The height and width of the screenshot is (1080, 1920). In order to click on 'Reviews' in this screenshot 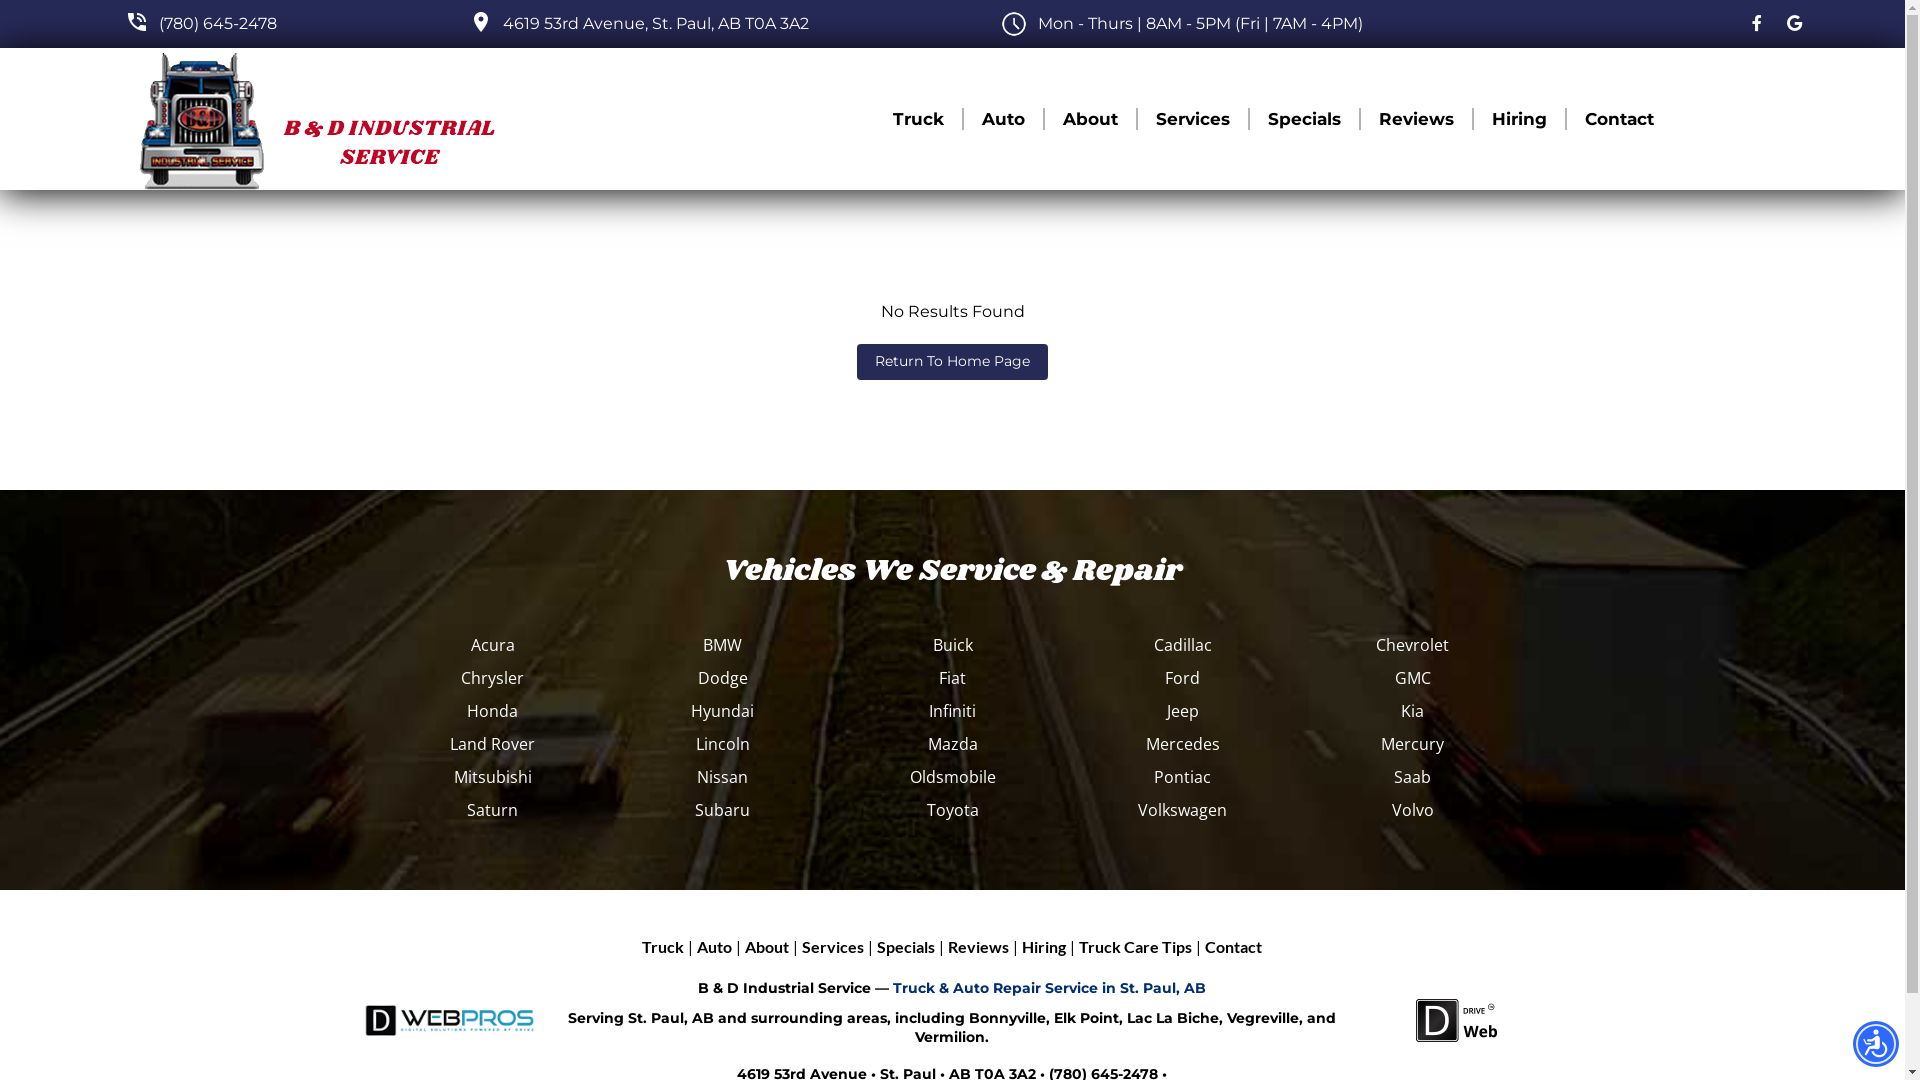, I will do `click(1415, 119)`.